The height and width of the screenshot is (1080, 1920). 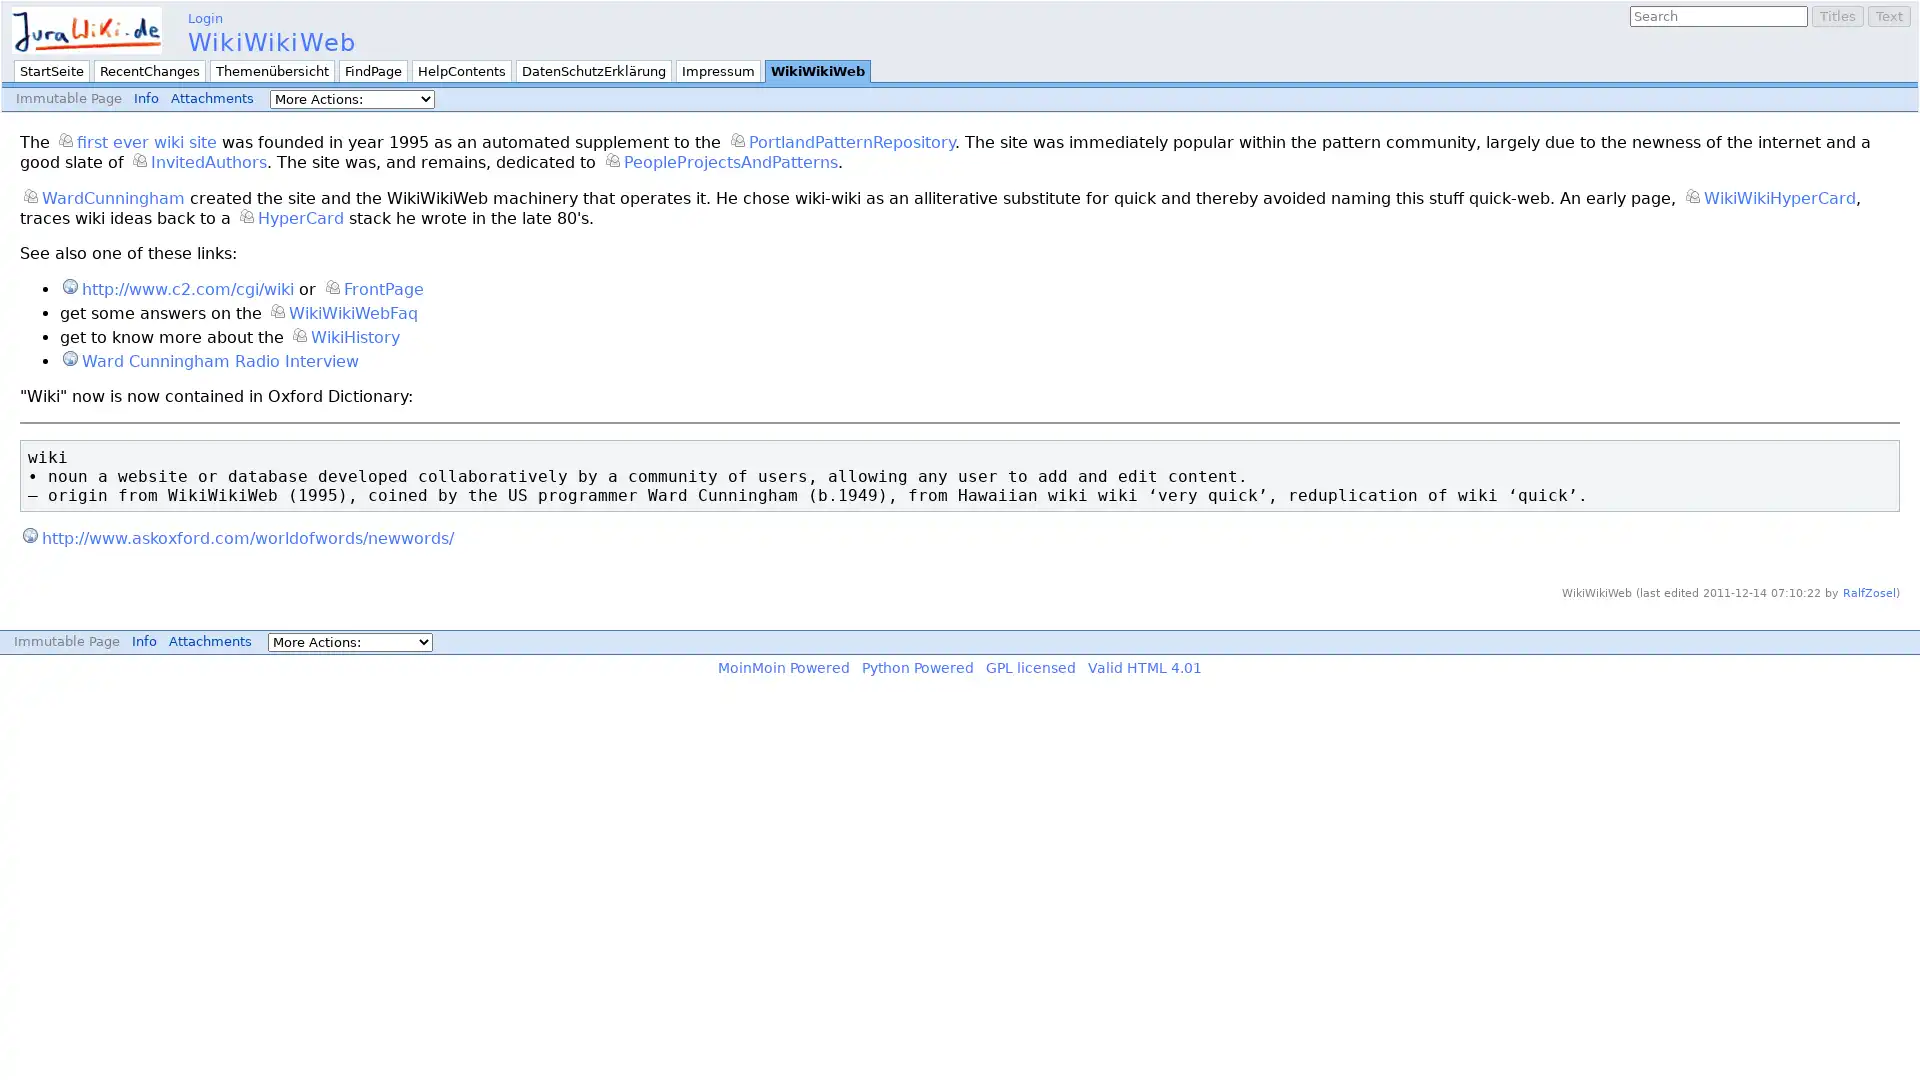 What do you see at coordinates (1888, 16) in the screenshot?
I see `Text` at bounding box center [1888, 16].